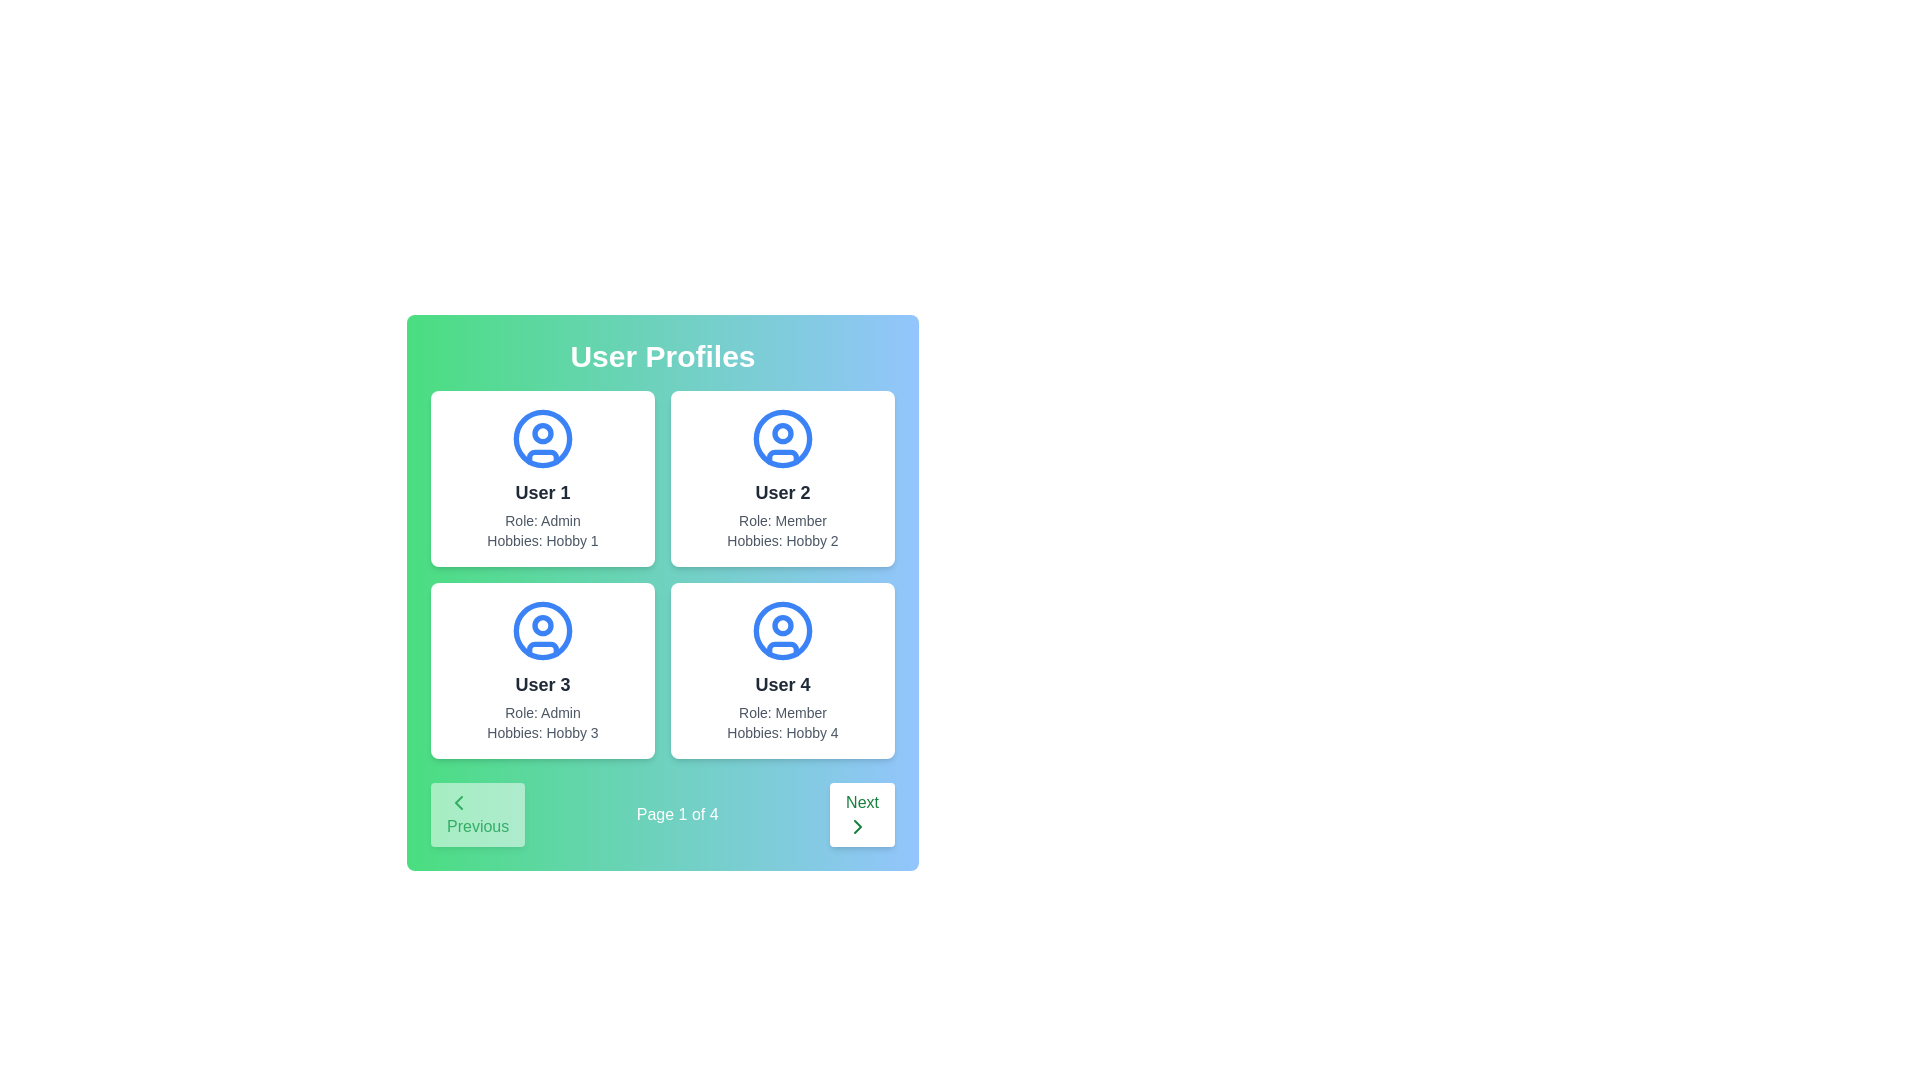  I want to click on the decorative SVG circle element representing the profile of 'User 2' located in the top-right user profile item, so click(781, 438).